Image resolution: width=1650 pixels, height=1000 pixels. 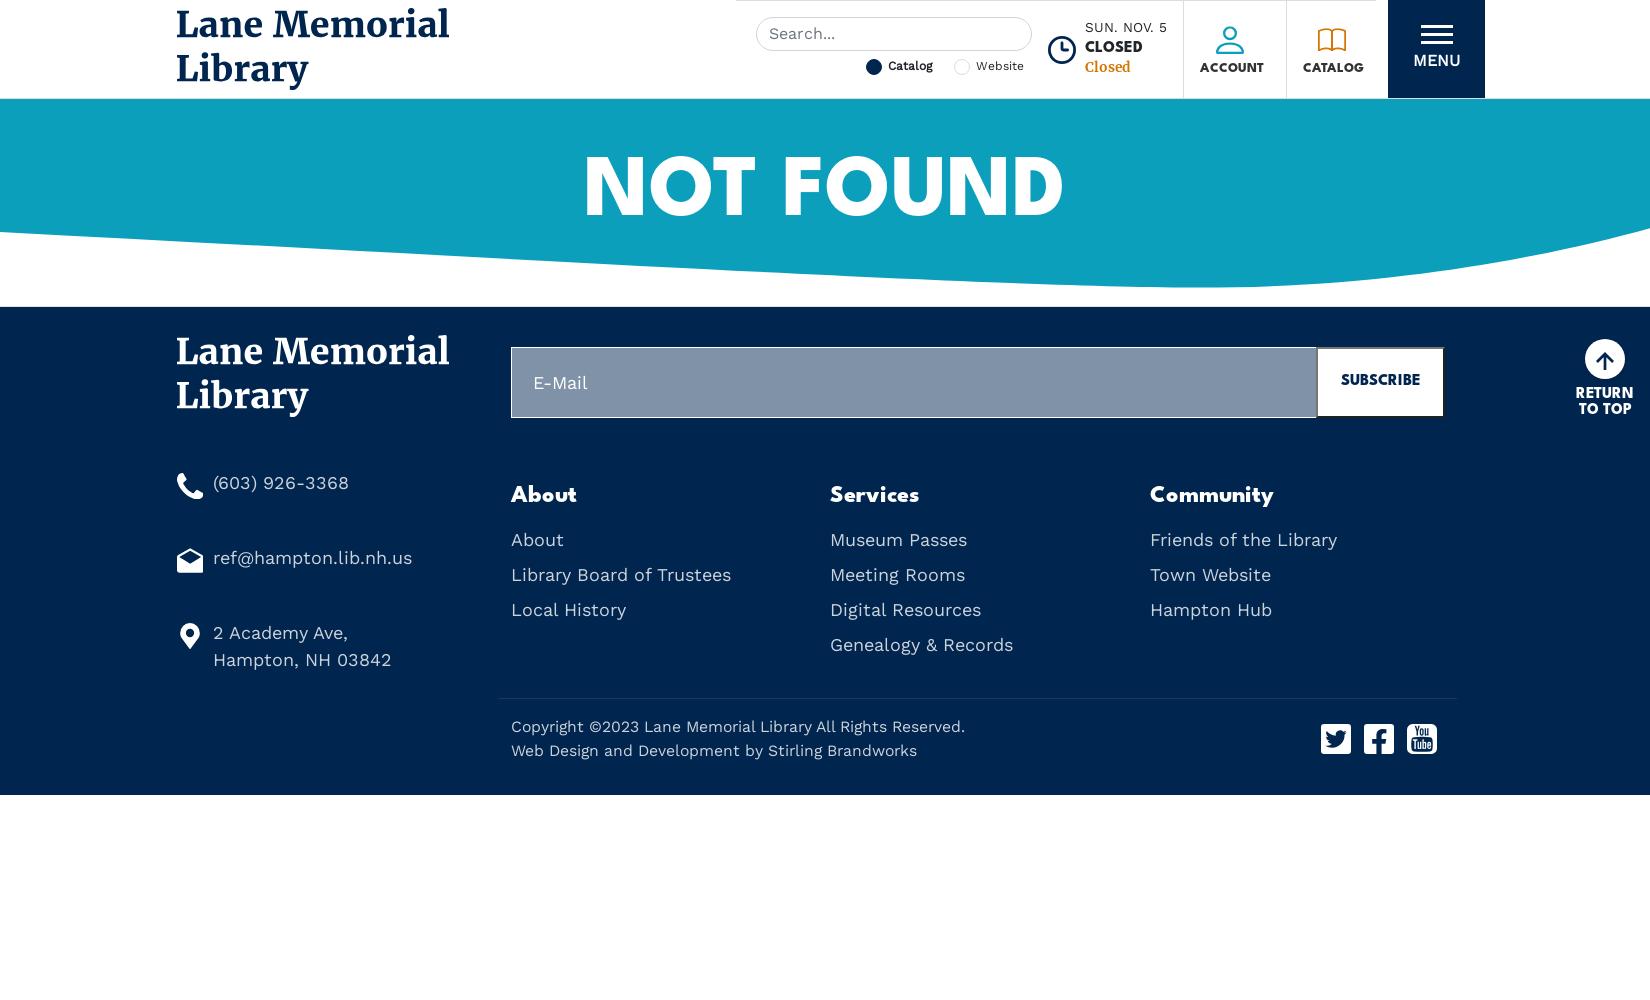 What do you see at coordinates (726, 725) in the screenshot?
I see `'Lane Memorial Library'` at bounding box center [726, 725].